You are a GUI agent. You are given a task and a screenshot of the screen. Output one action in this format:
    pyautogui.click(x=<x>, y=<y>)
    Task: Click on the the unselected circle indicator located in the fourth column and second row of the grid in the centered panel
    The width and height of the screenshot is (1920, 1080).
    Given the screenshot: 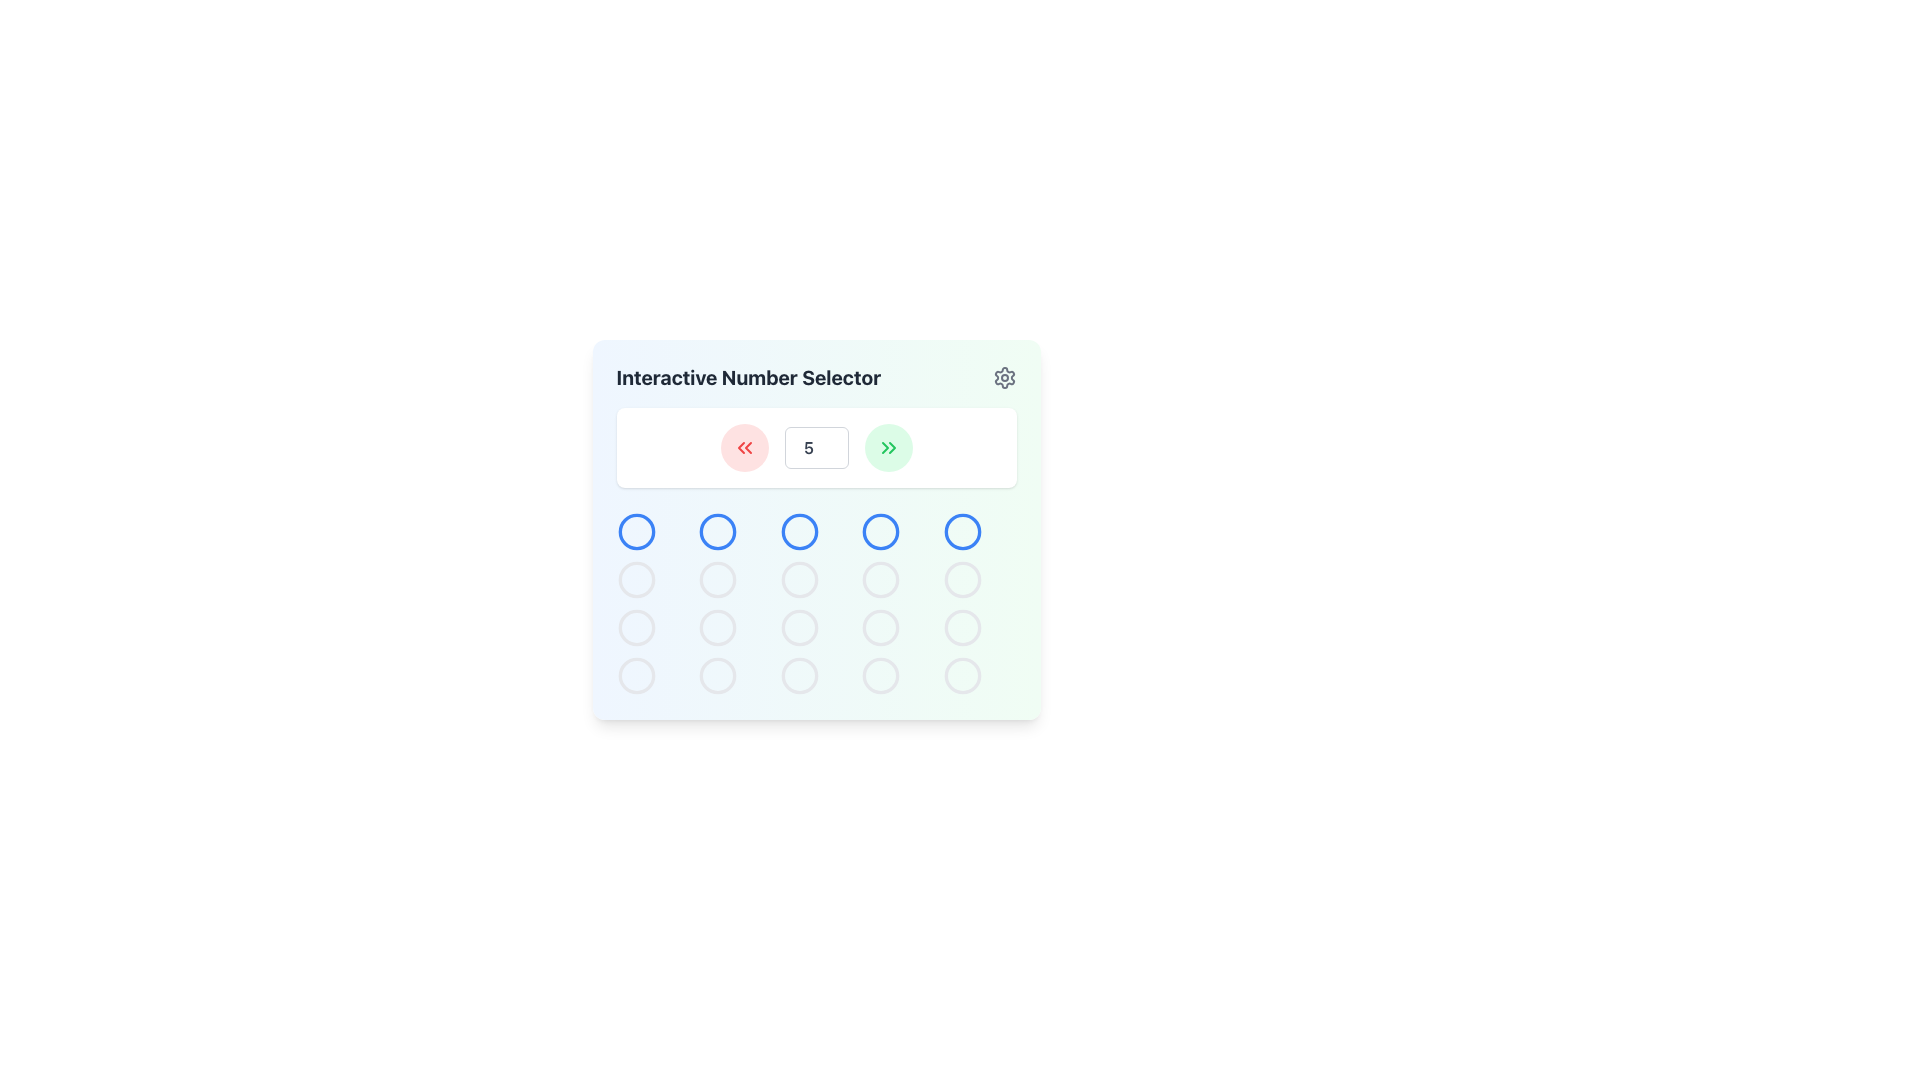 What is the action you would take?
    pyautogui.click(x=880, y=579)
    